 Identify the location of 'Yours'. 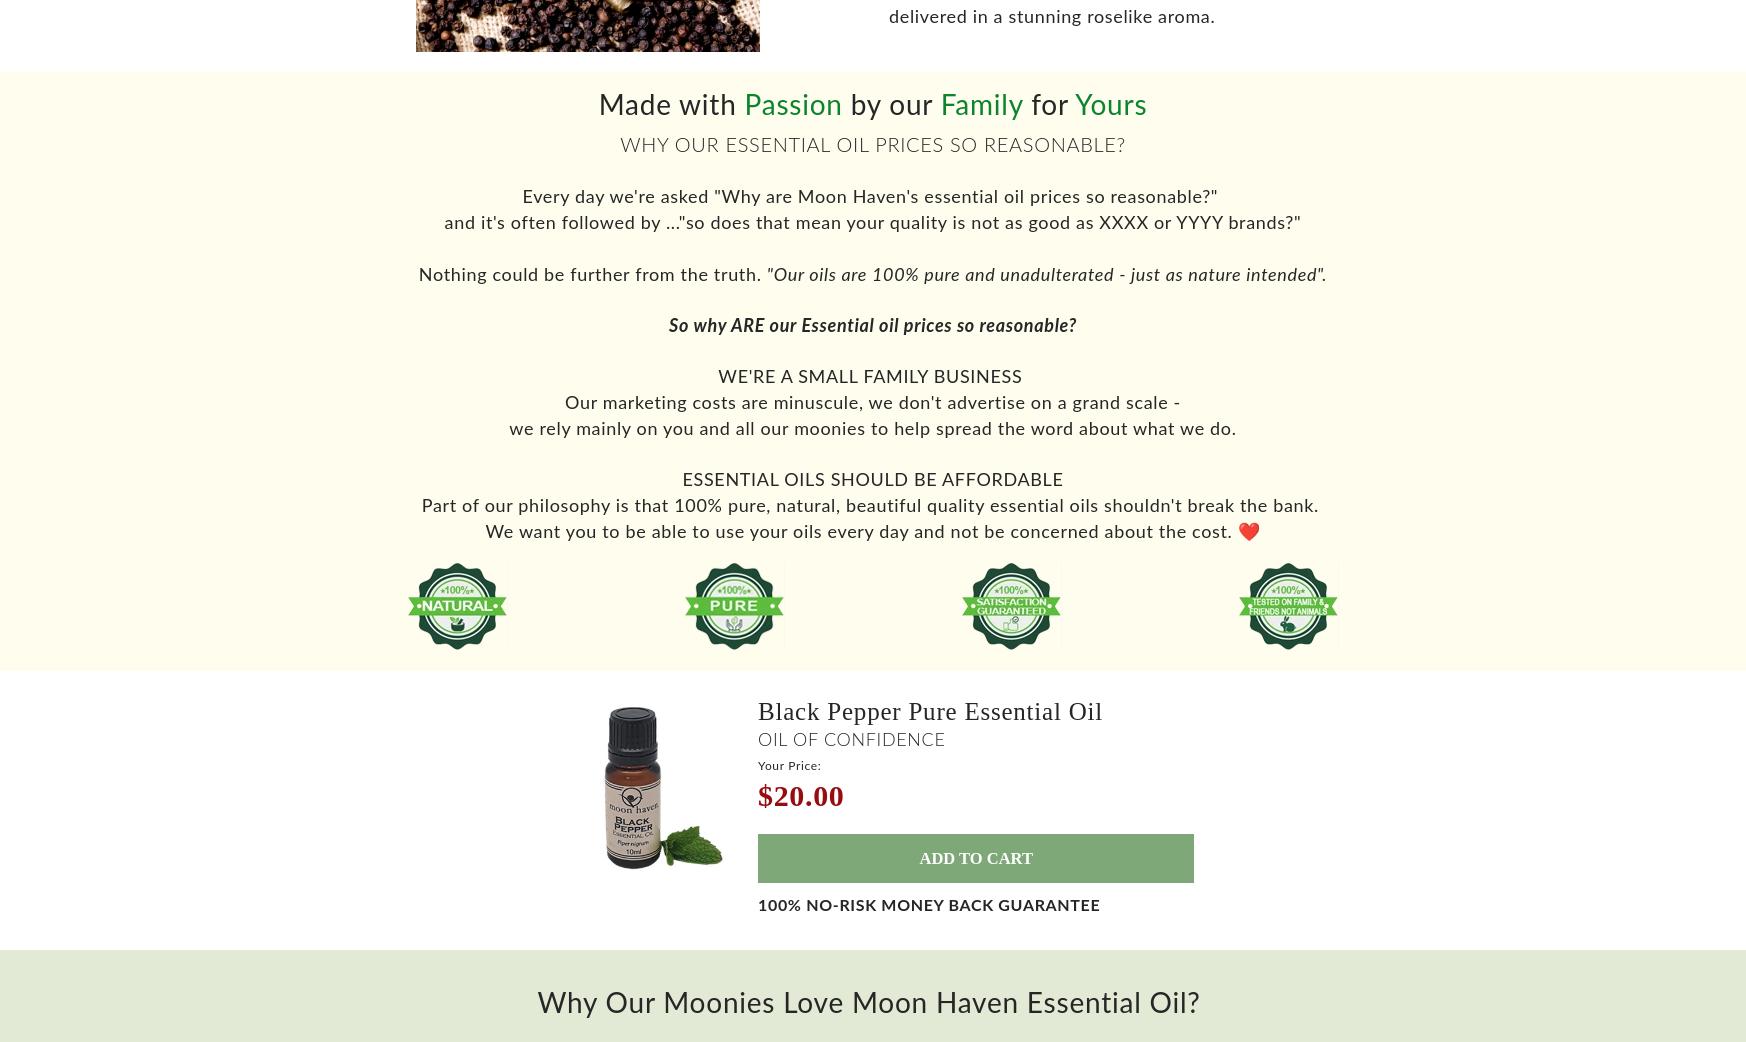
(1109, 117).